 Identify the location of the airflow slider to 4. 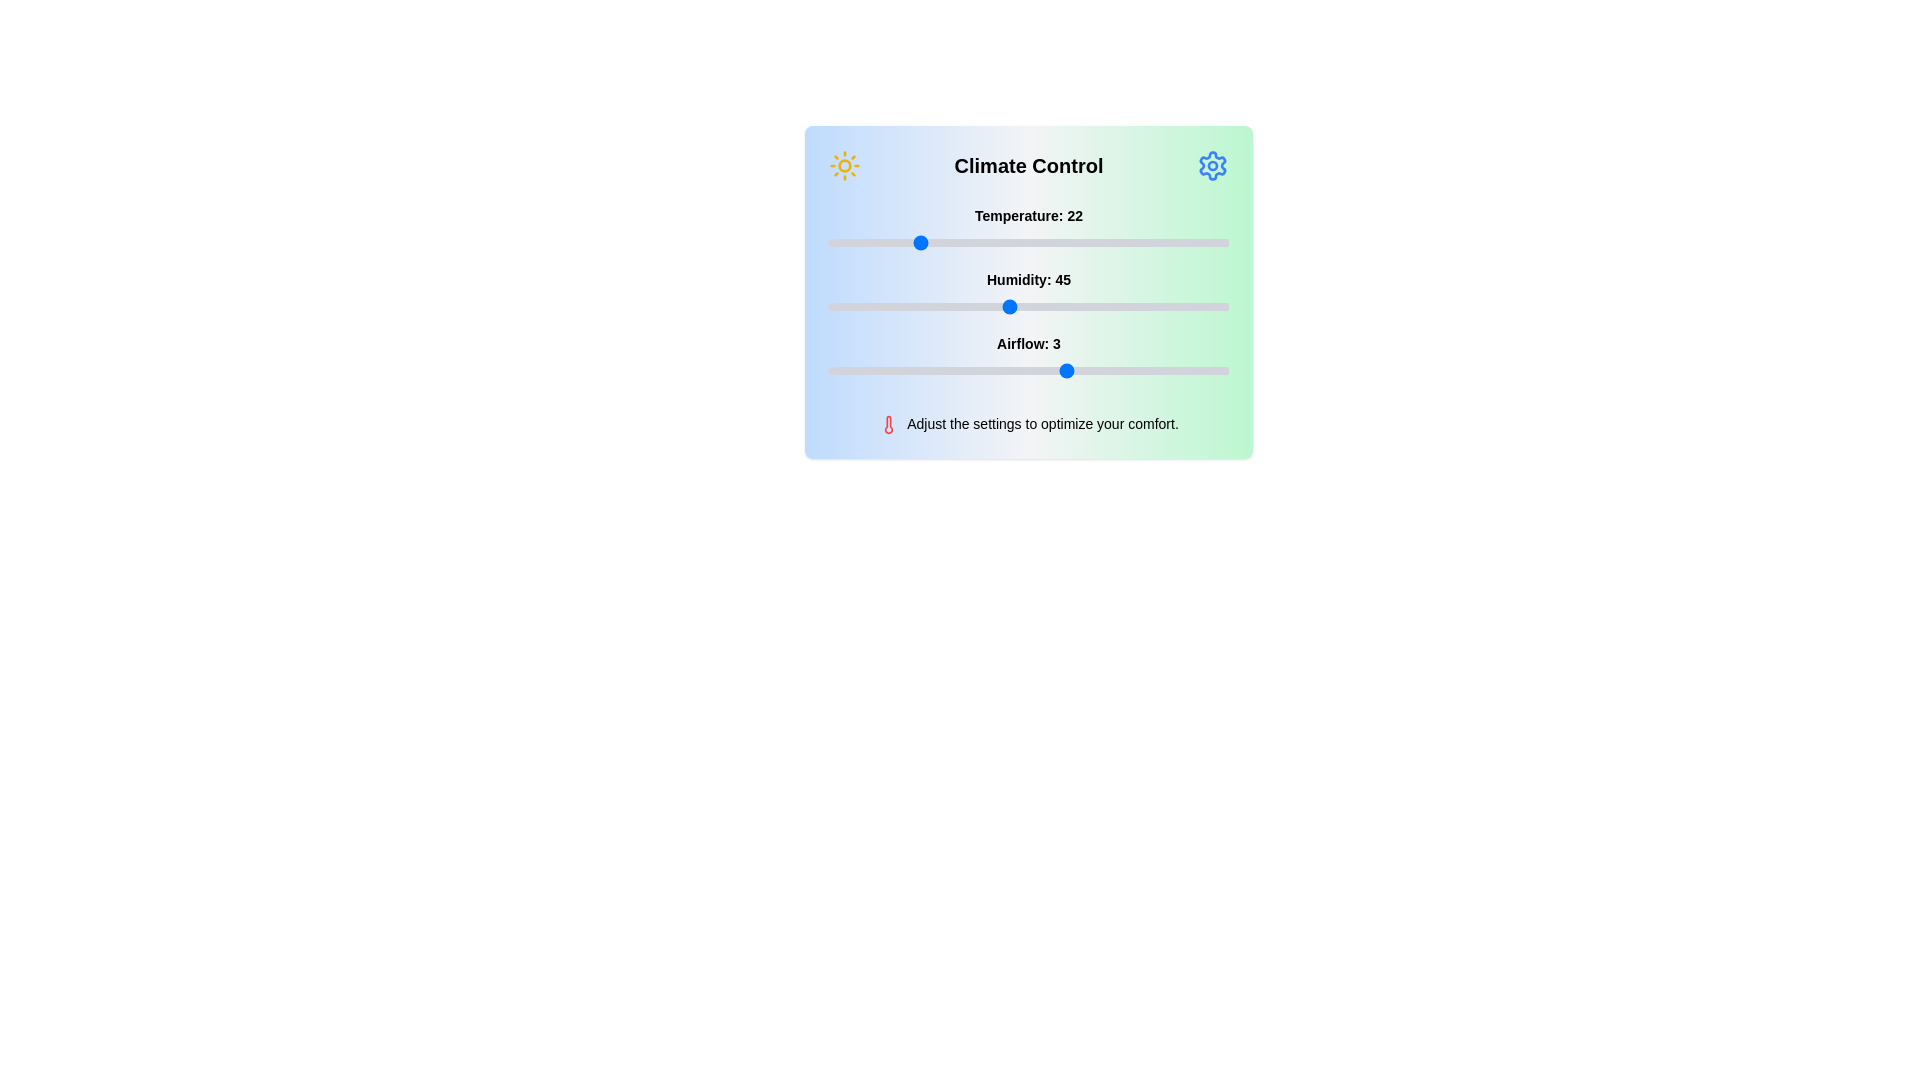
(1148, 370).